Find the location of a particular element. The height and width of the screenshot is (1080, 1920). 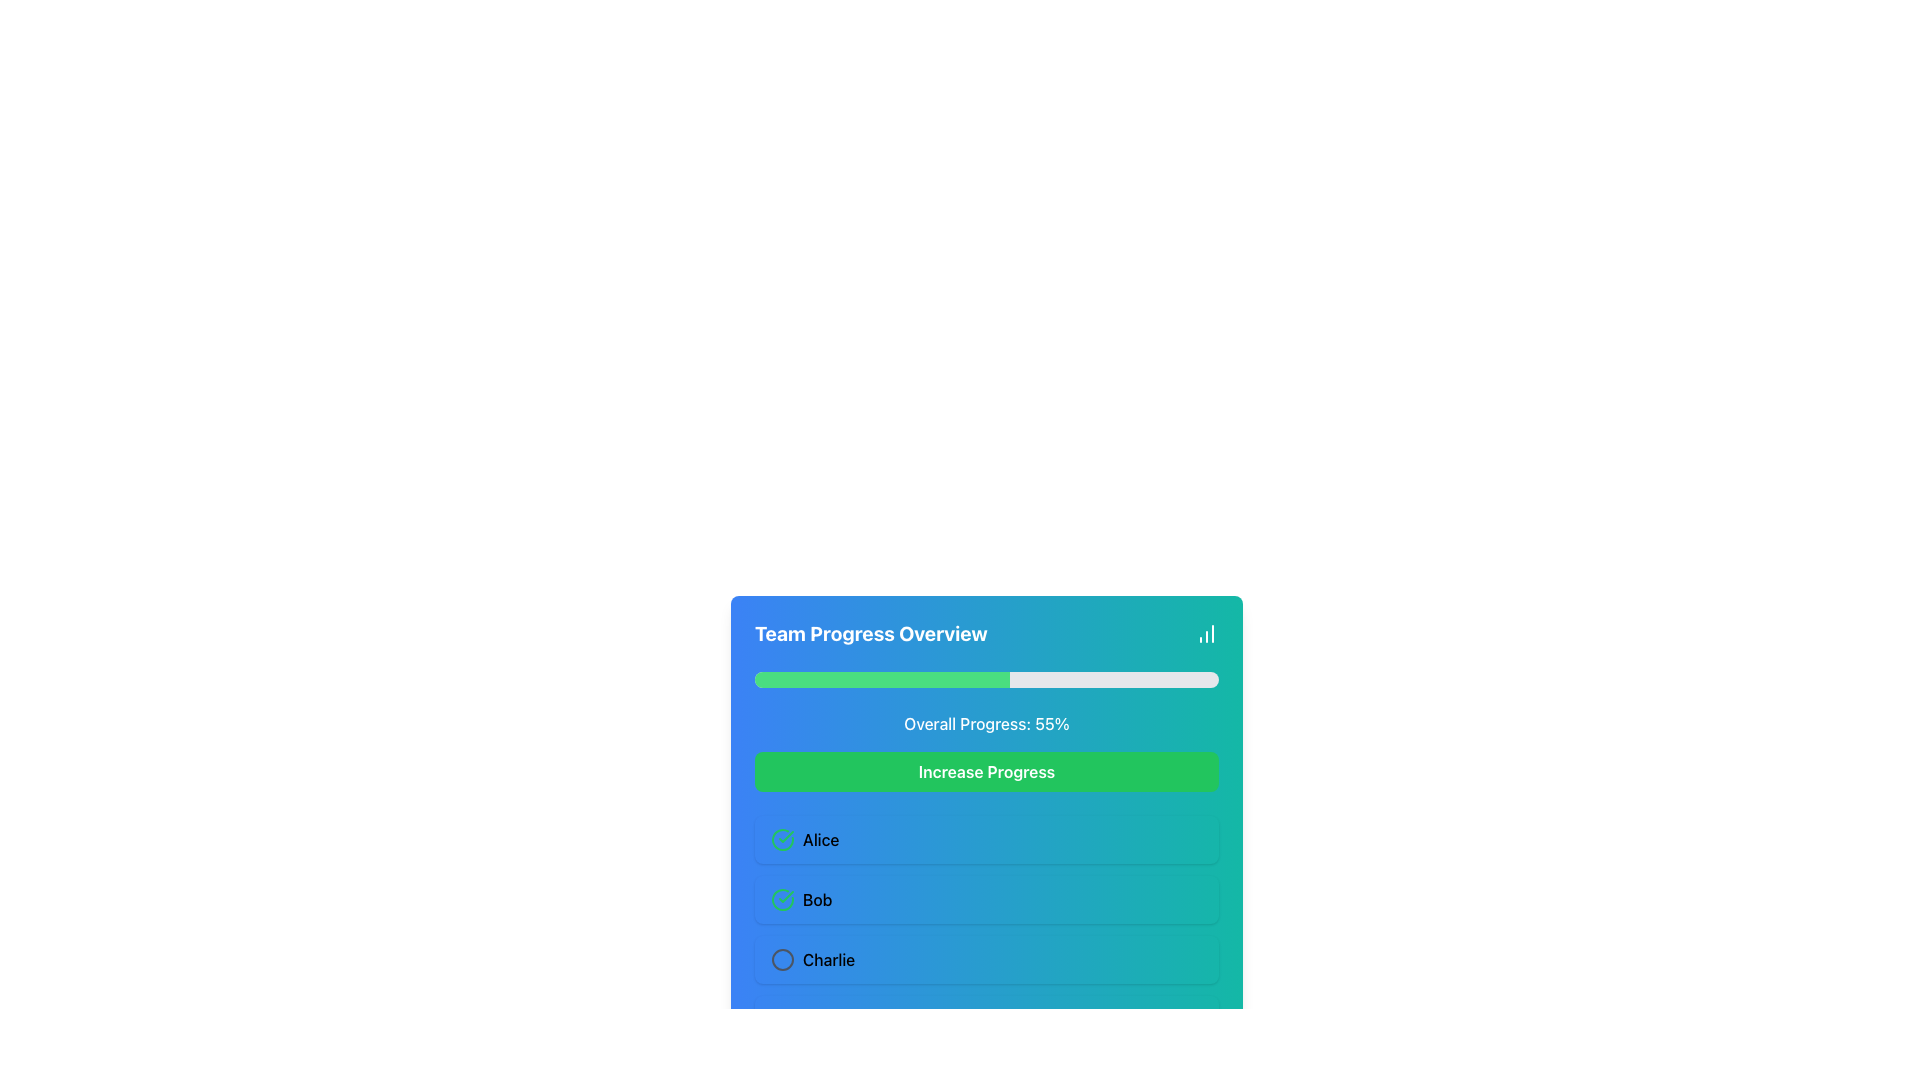

the list item block representing an individual's contribution status located below the green progress bar and above the items labeled 'Bob' and 'Charlie' is located at coordinates (987, 840).